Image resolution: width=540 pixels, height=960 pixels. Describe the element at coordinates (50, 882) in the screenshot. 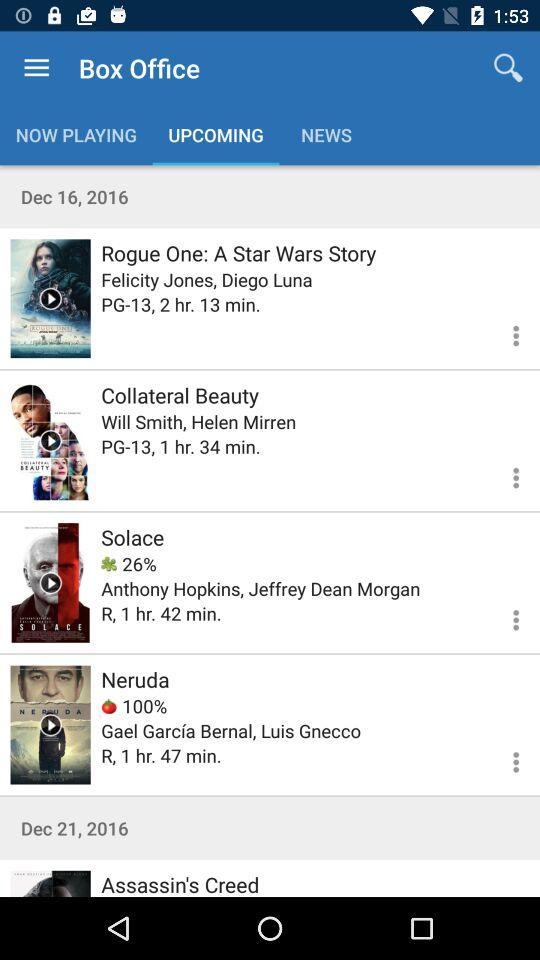

I see `video` at that location.